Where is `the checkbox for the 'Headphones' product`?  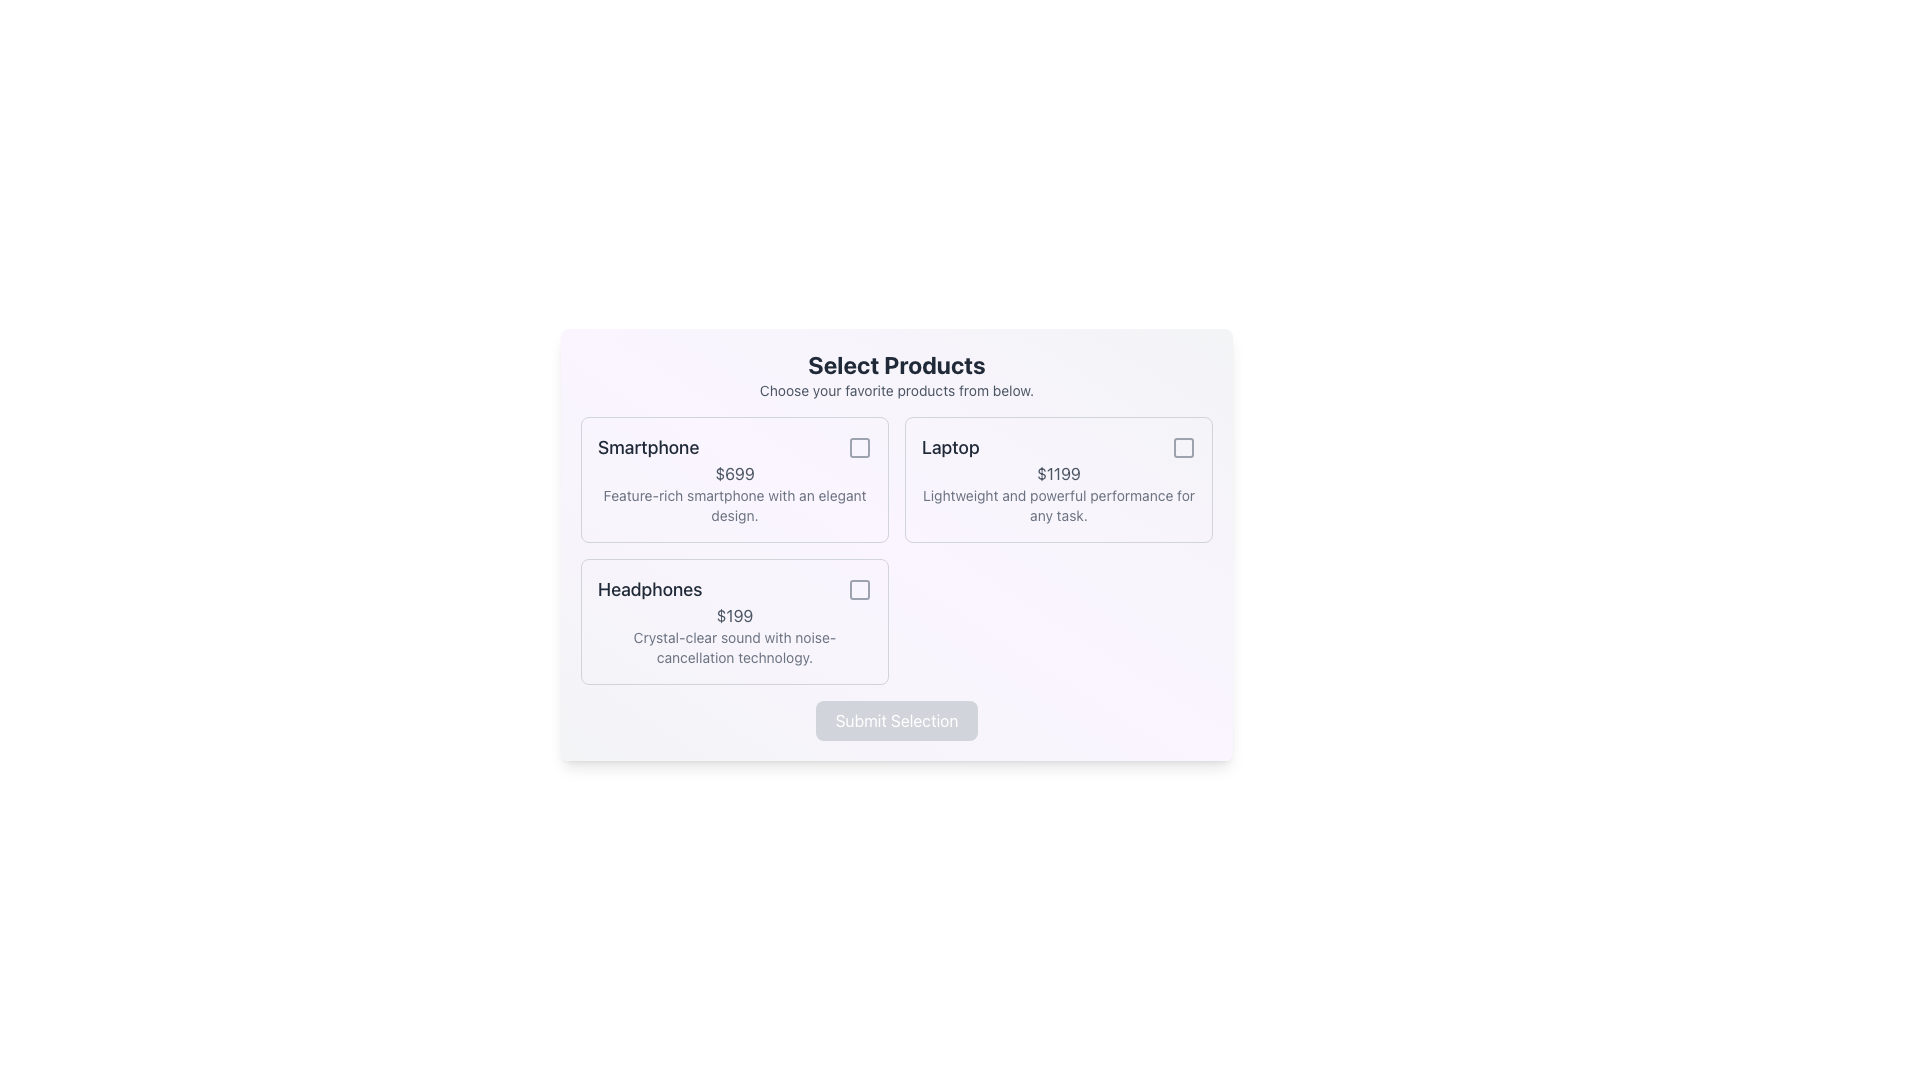 the checkbox for the 'Headphones' product is located at coordinates (859, 589).